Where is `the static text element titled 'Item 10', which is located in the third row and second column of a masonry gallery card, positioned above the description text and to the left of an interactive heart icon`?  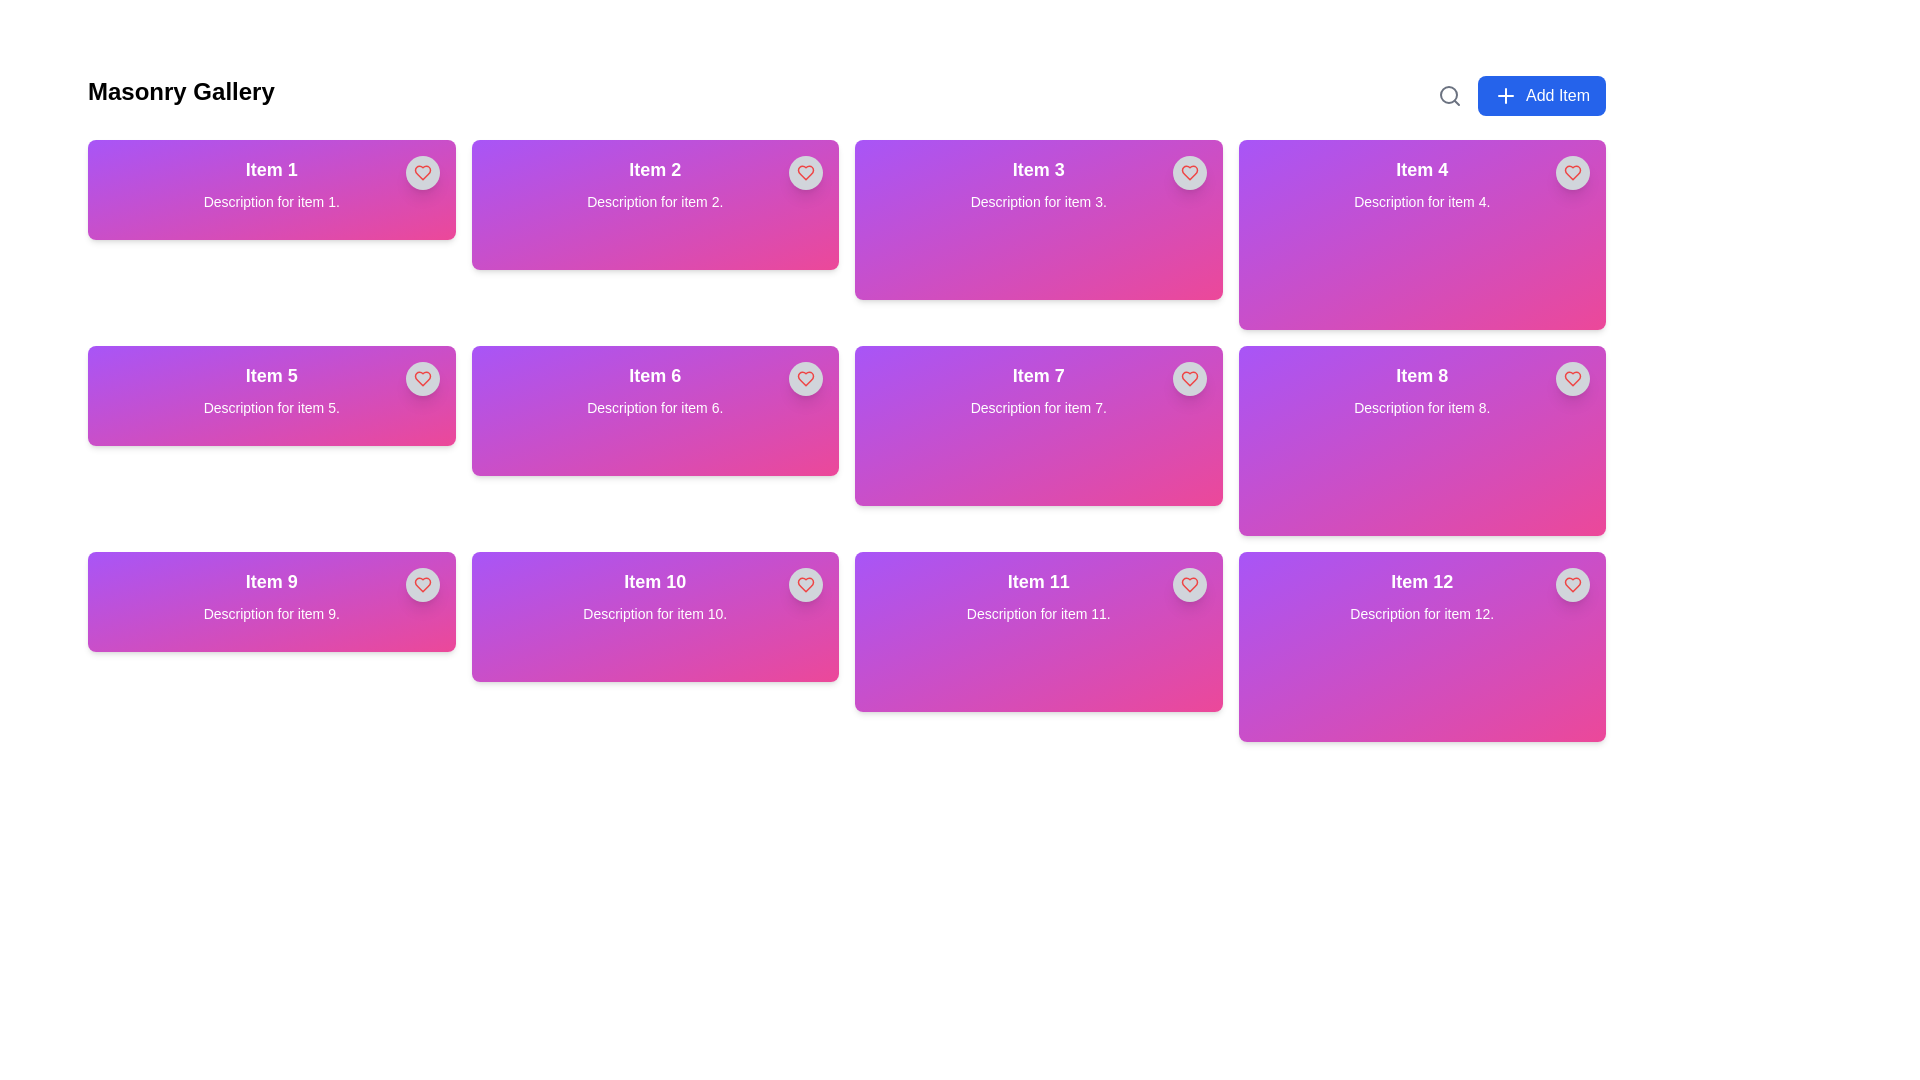 the static text element titled 'Item 10', which is located in the third row and second column of a masonry gallery card, positioned above the description text and to the left of an interactive heart icon is located at coordinates (655, 582).